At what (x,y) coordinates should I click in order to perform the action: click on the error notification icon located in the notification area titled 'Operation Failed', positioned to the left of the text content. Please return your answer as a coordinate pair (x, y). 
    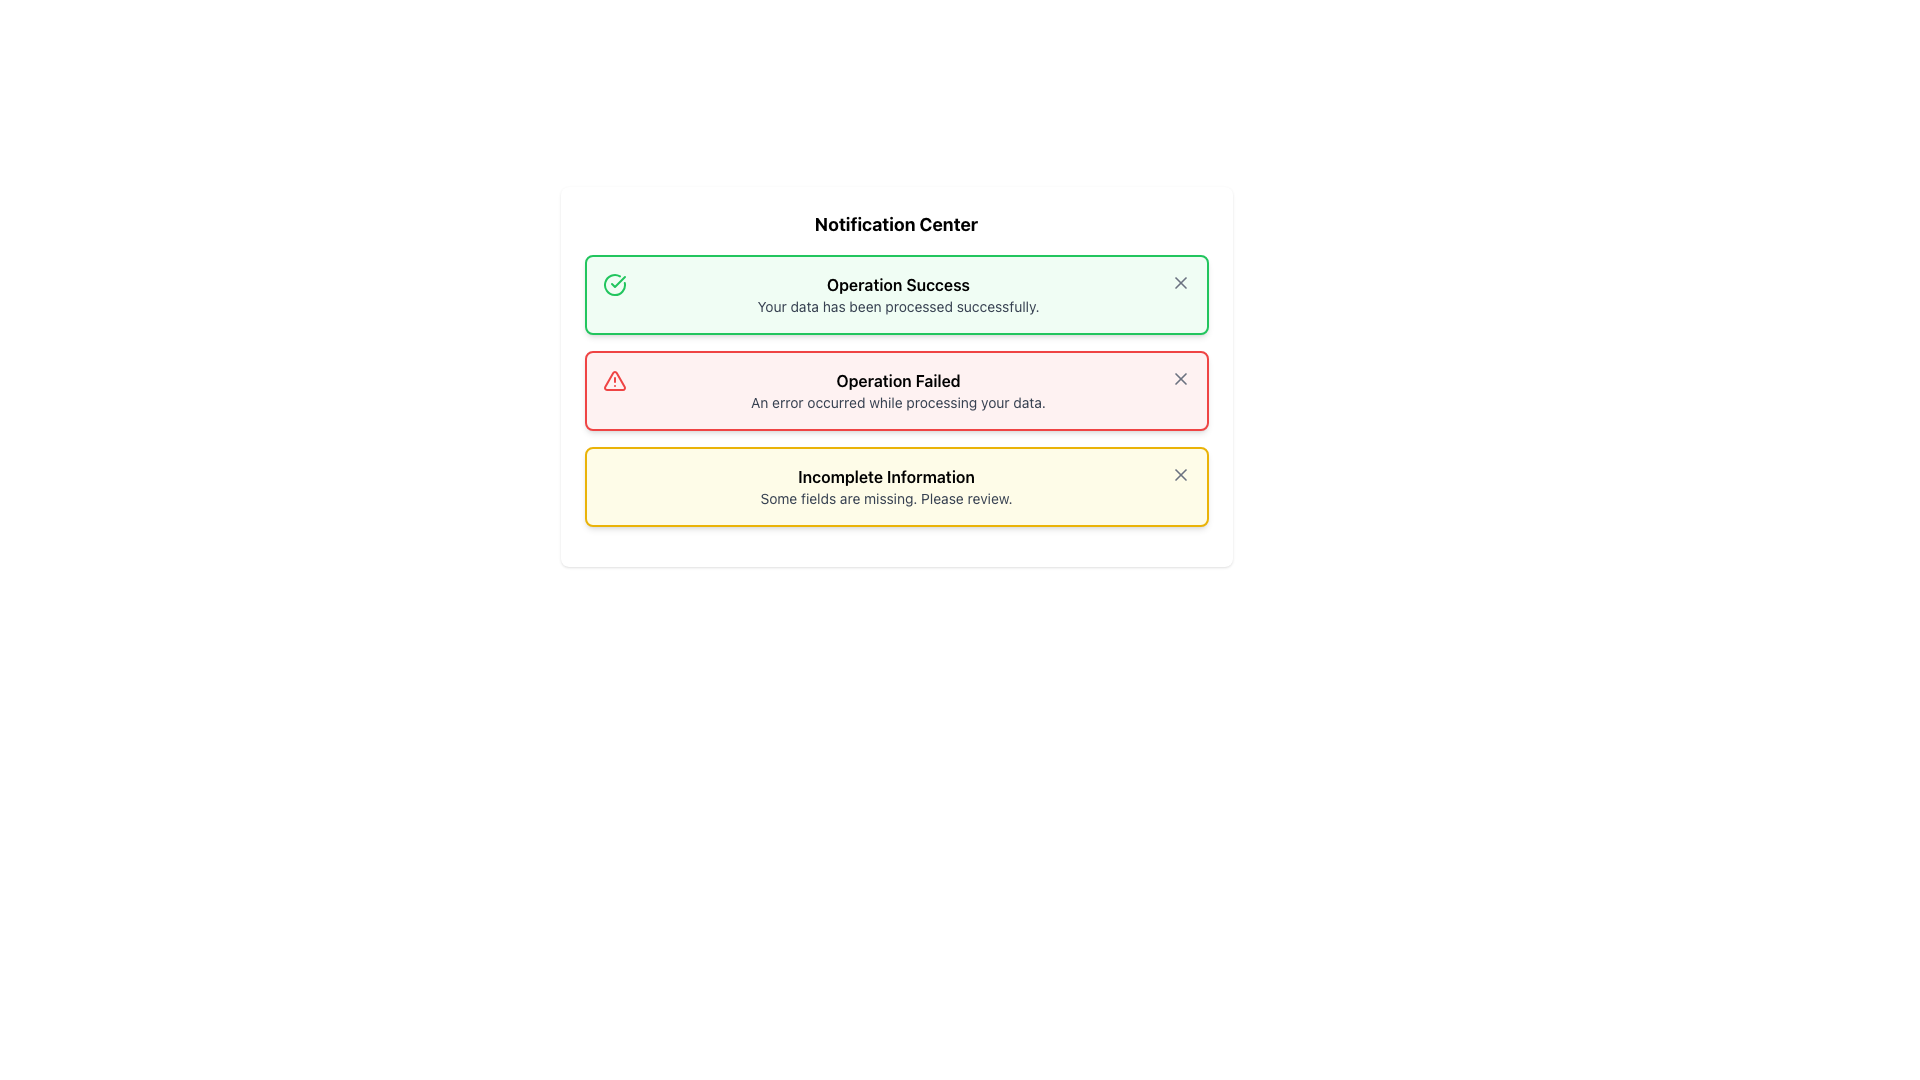
    Looking at the image, I should click on (613, 381).